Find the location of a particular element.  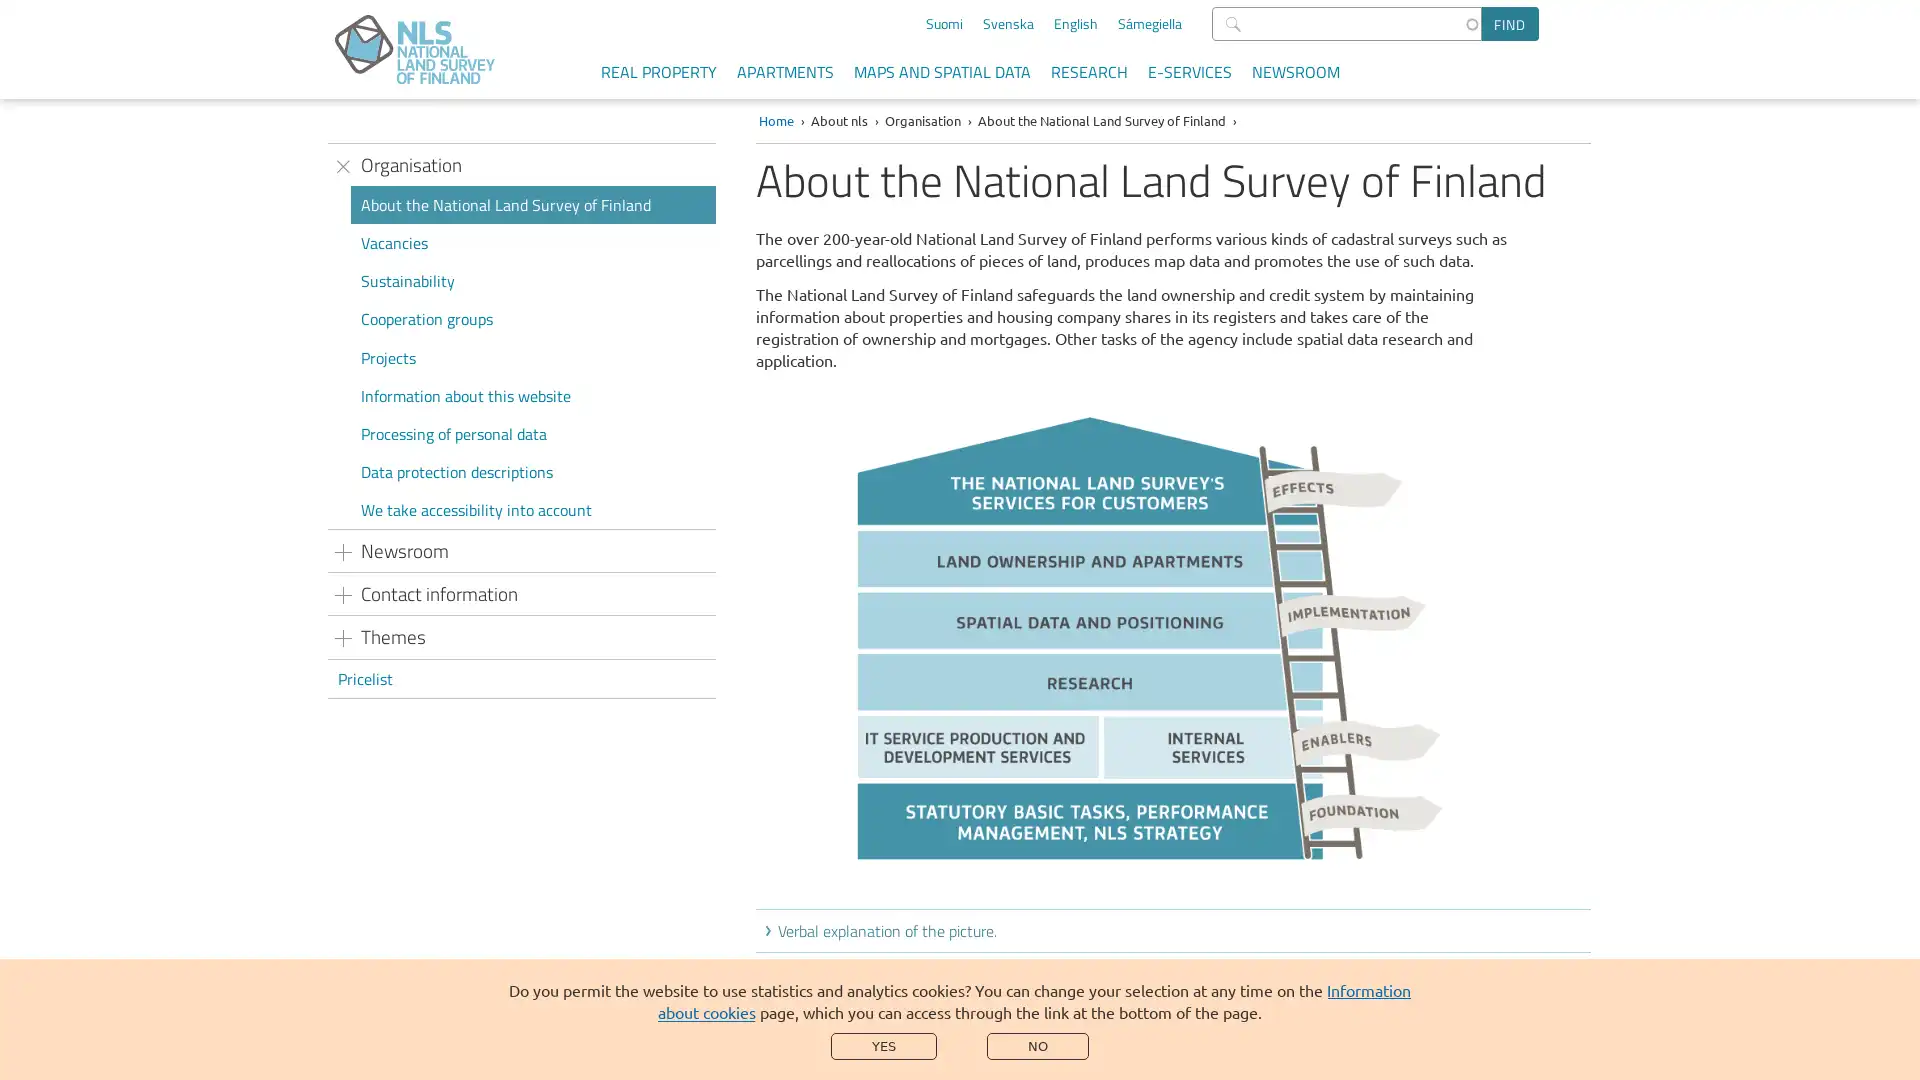

YES is located at coordinates (882, 1045).